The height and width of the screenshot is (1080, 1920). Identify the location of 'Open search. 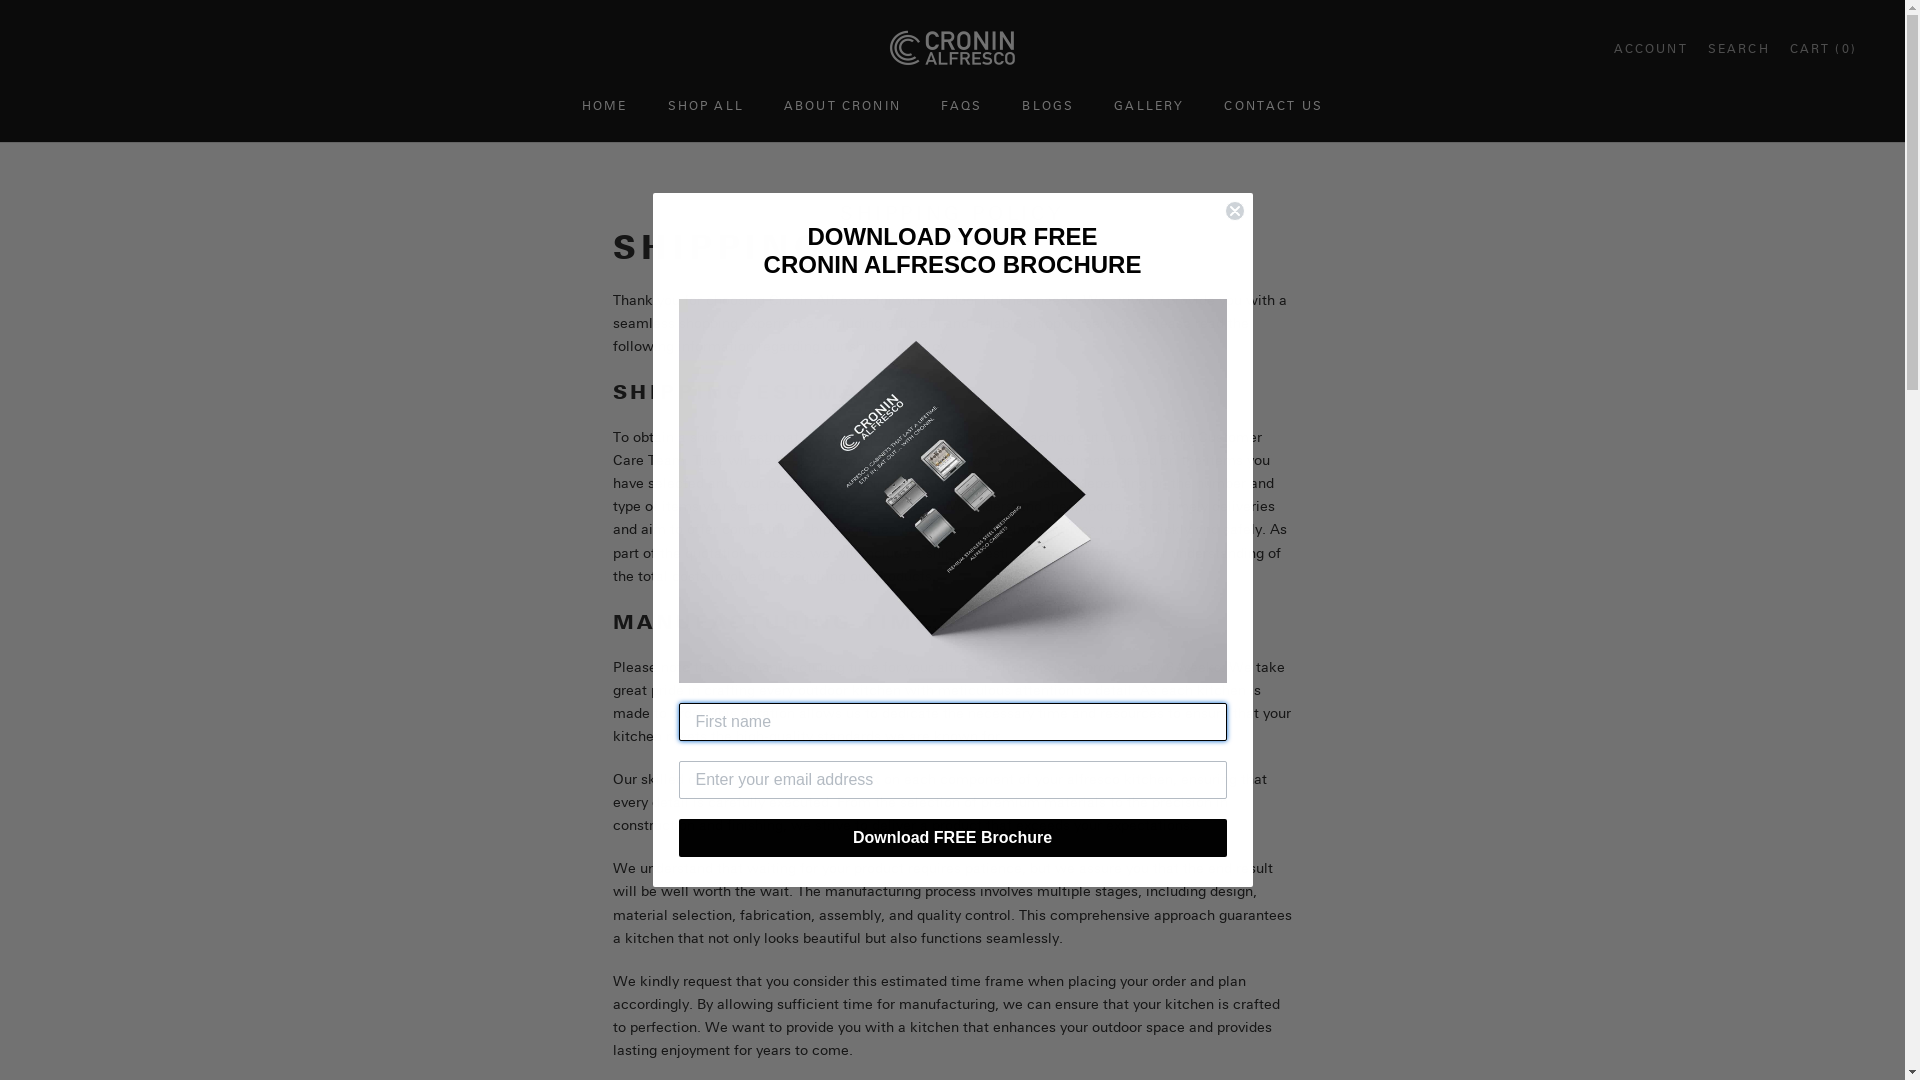
(1737, 47).